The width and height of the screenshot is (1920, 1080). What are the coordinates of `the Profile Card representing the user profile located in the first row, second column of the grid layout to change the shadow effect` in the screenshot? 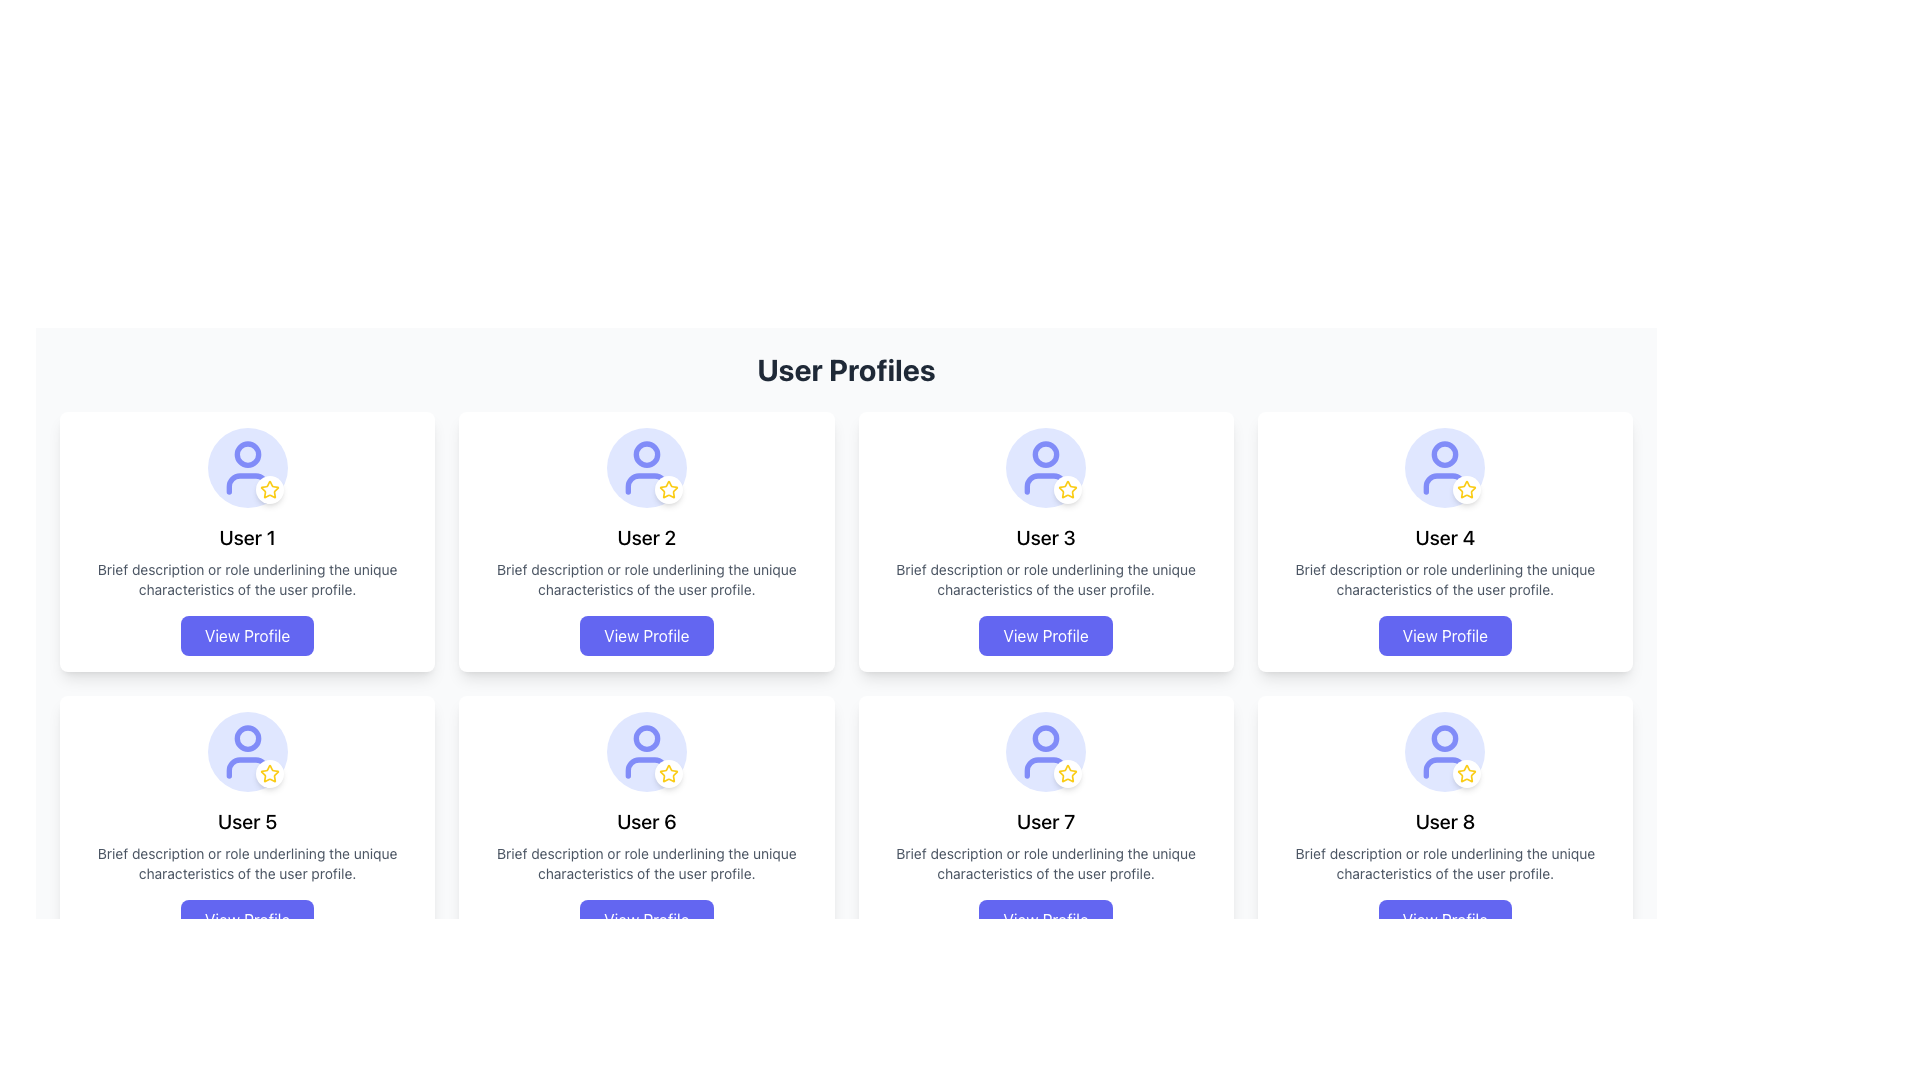 It's located at (646, 542).